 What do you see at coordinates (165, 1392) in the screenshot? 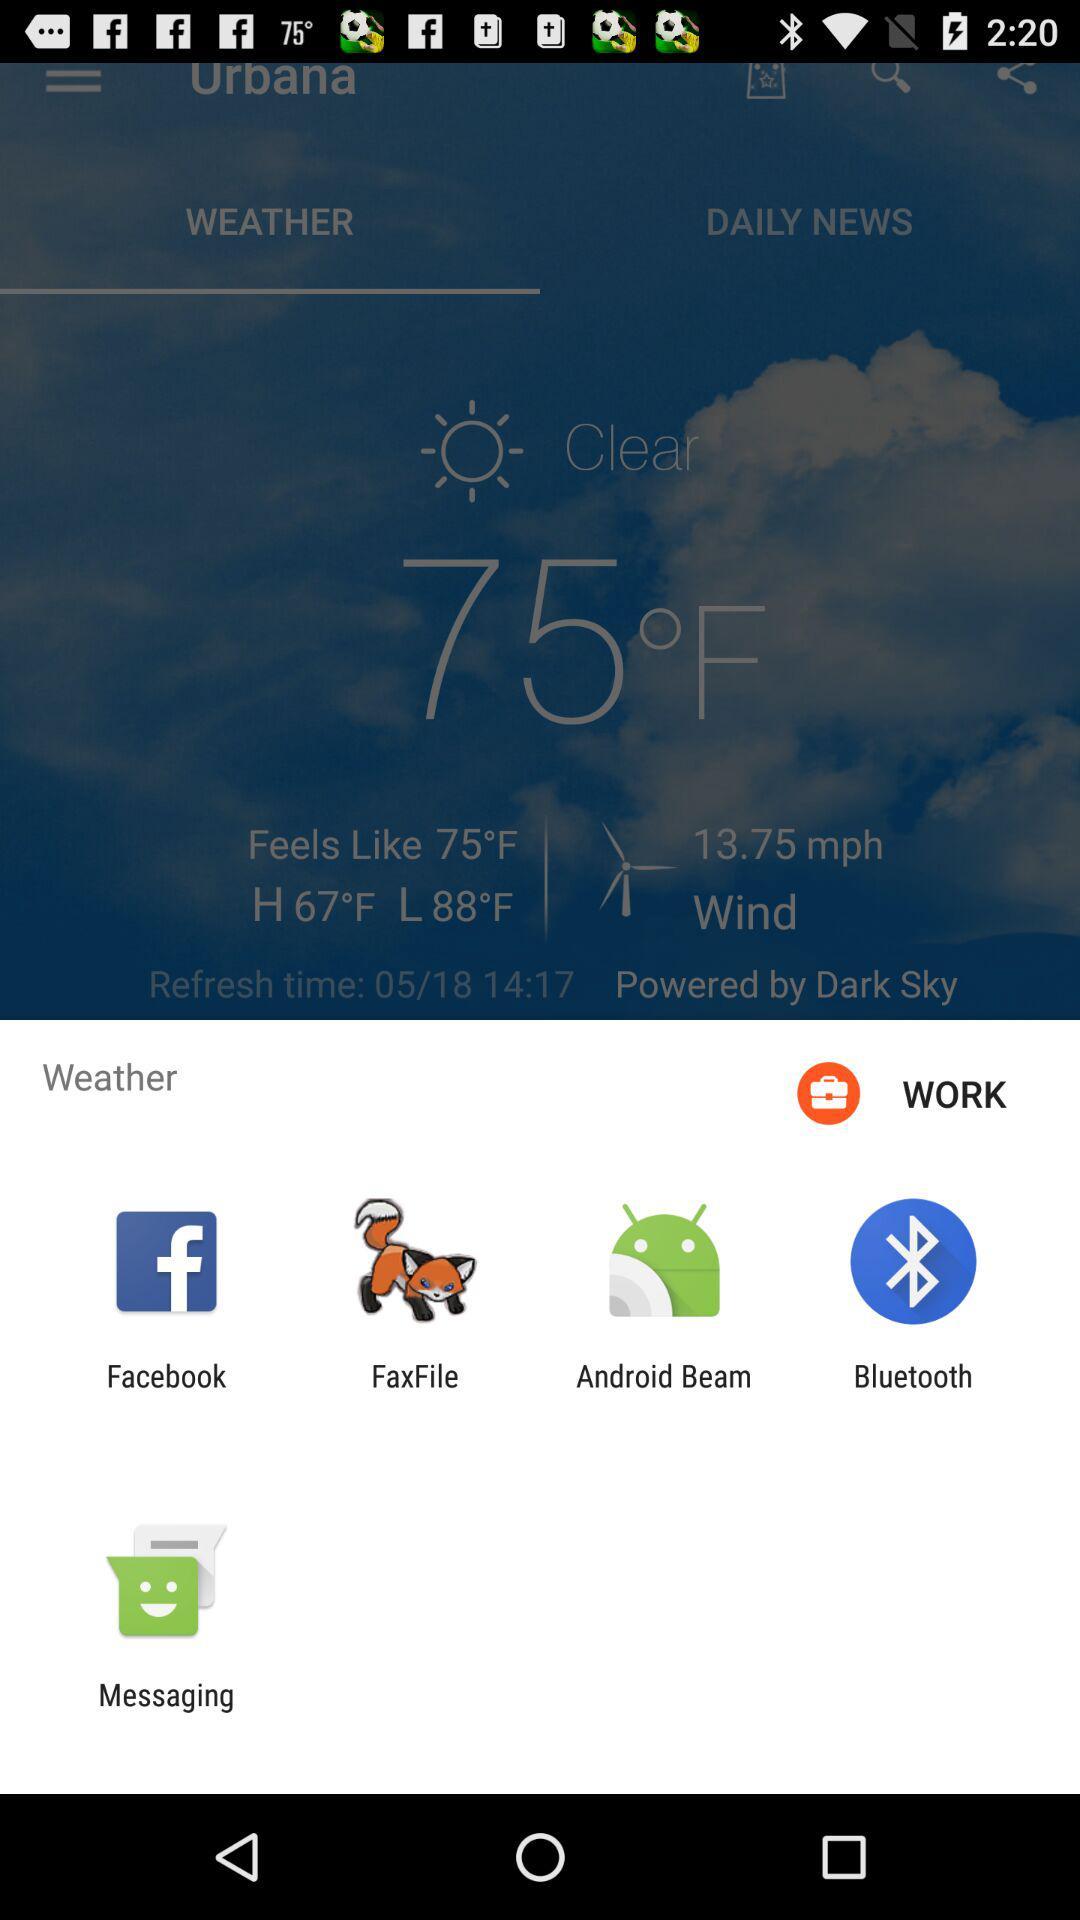
I see `the app to the left of the faxfile icon` at bounding box center [165, 1392].